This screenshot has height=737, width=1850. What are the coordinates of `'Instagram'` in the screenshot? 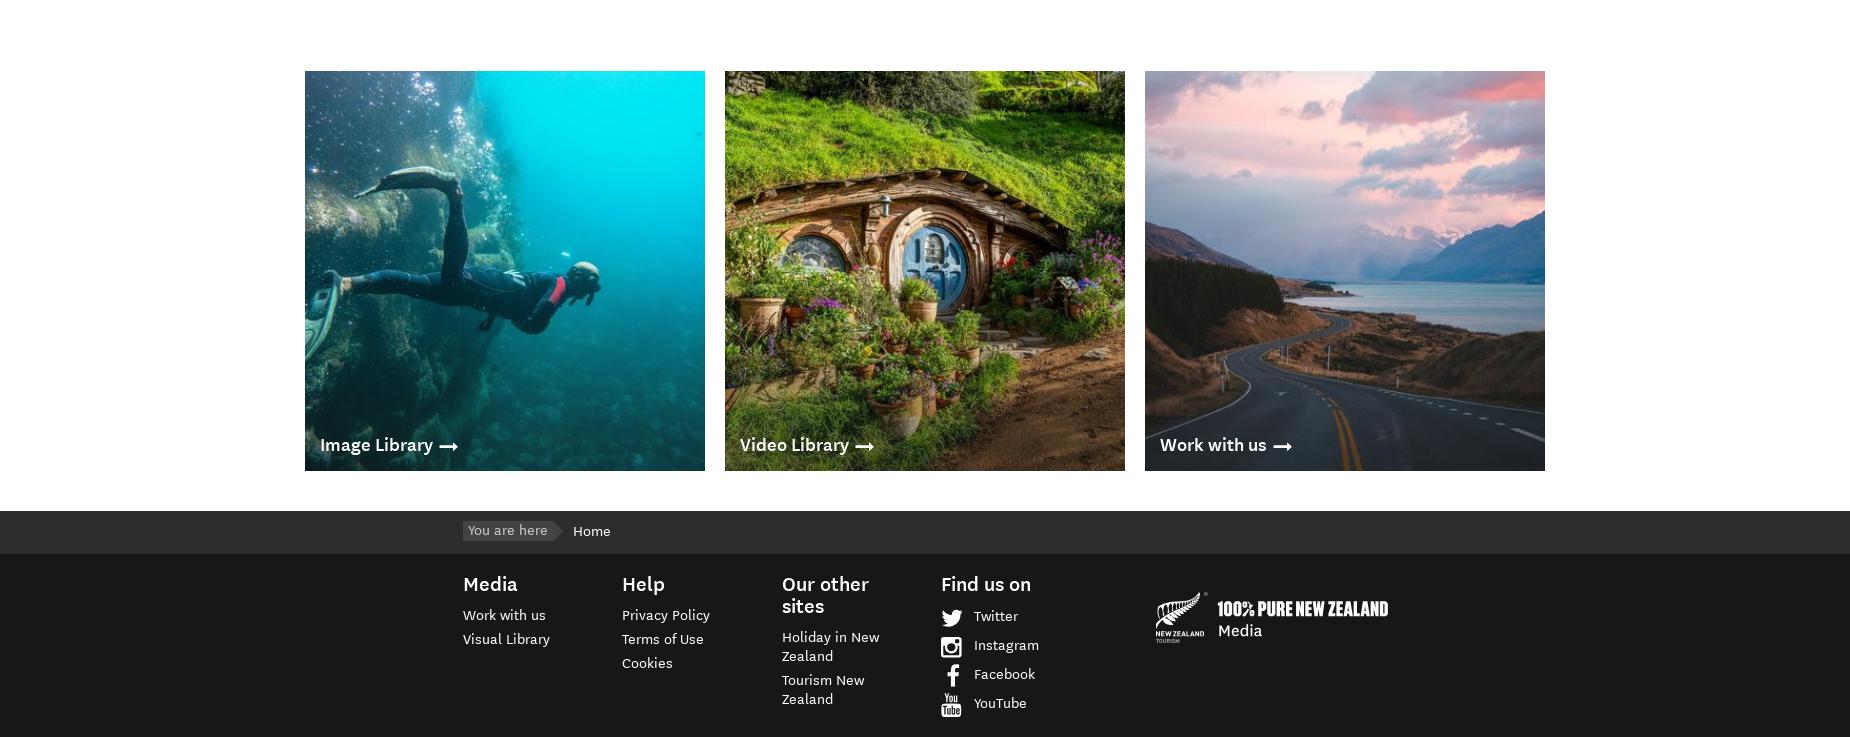 It's located at (1005, 645).